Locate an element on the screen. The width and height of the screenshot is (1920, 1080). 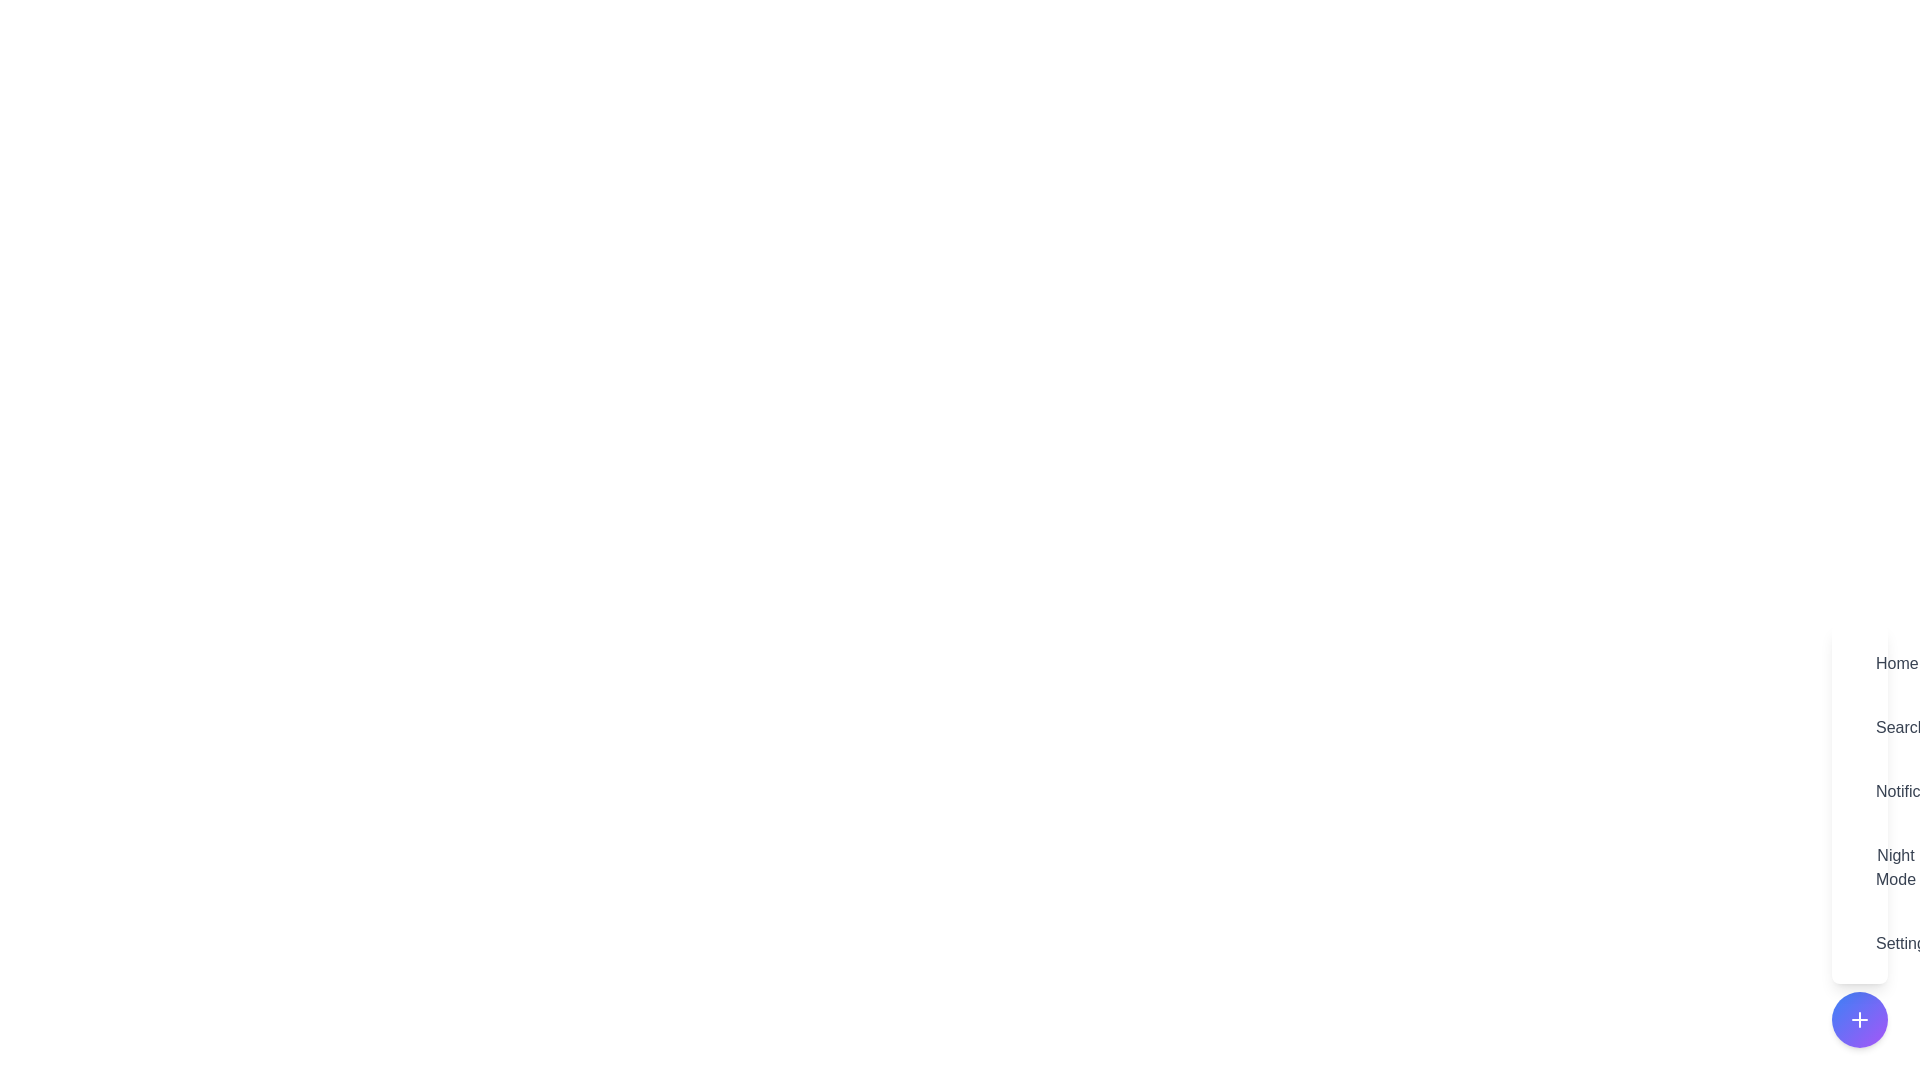
the menu item labeled Night Mode is located at coordinates (1859, 866).